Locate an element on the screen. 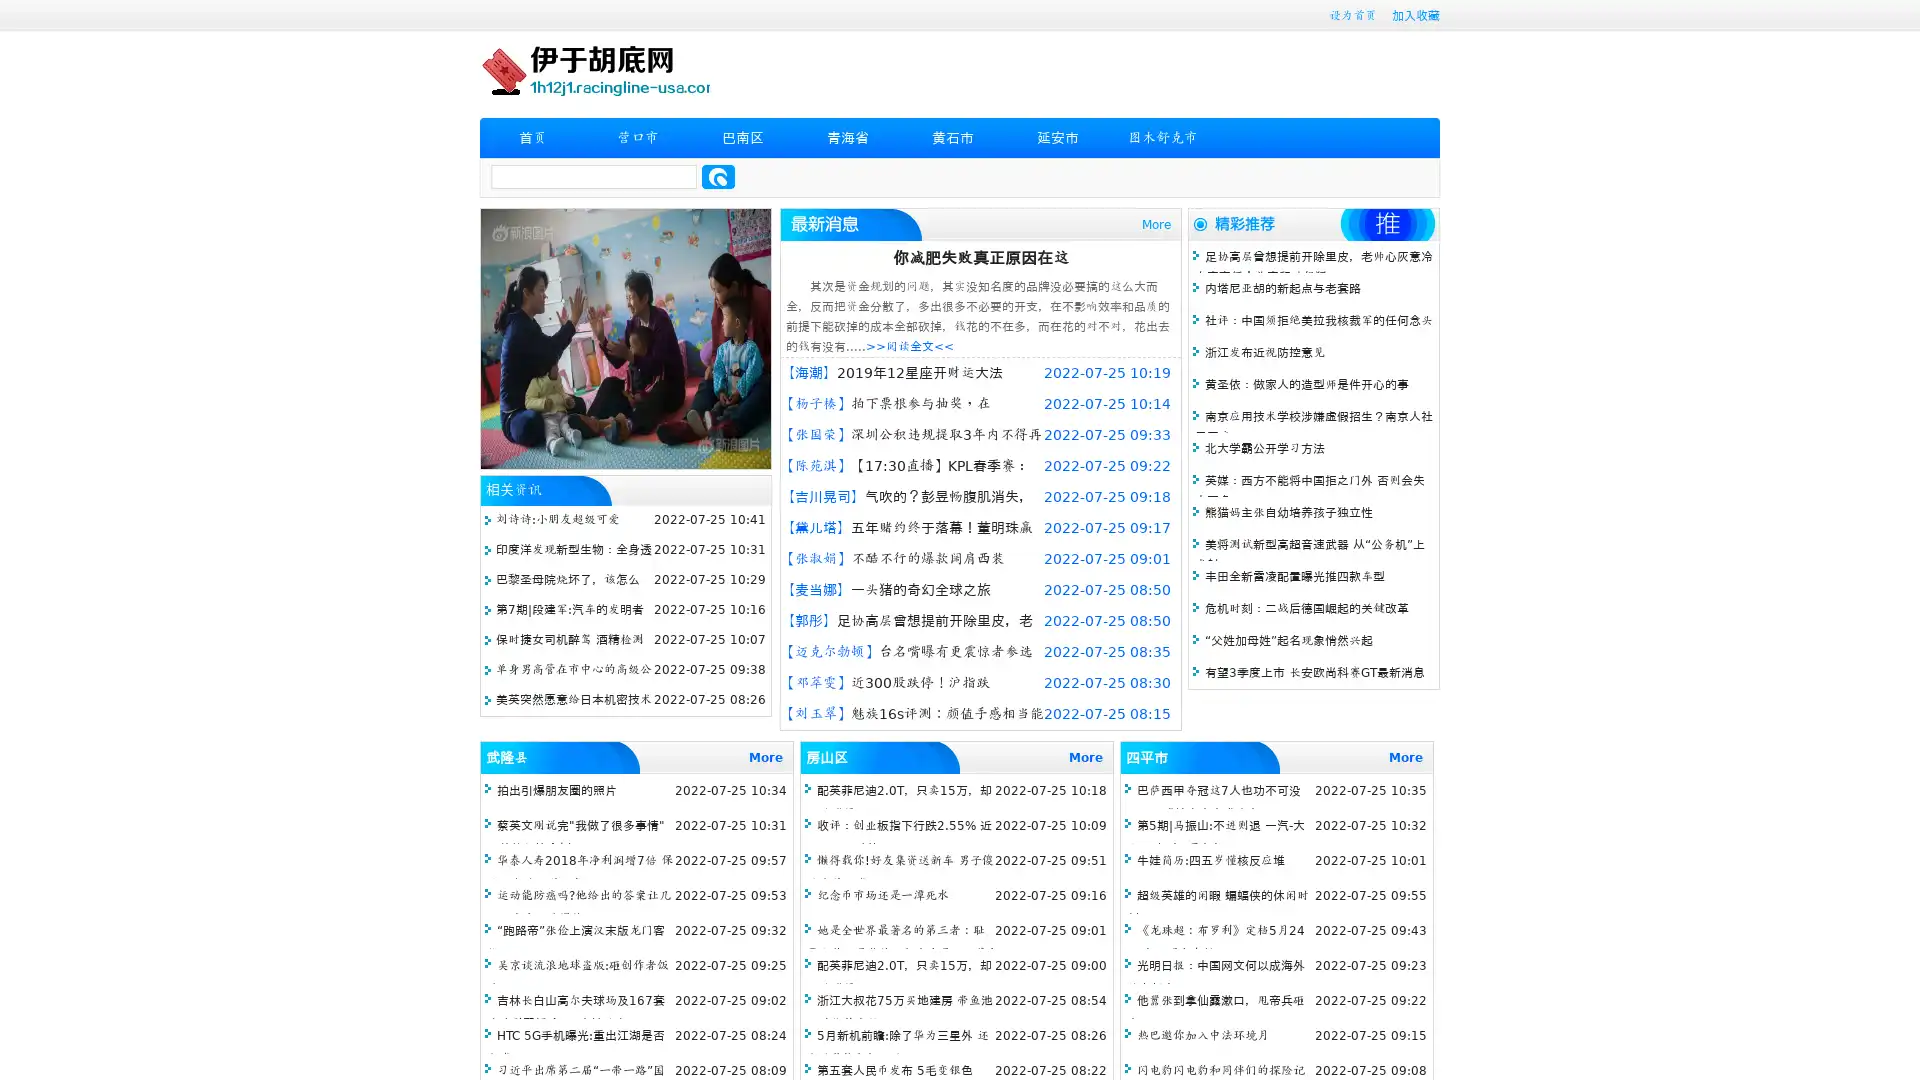 The height and width of the screenshot is (1080, 1920). Search is located at coordinates (718, 176).